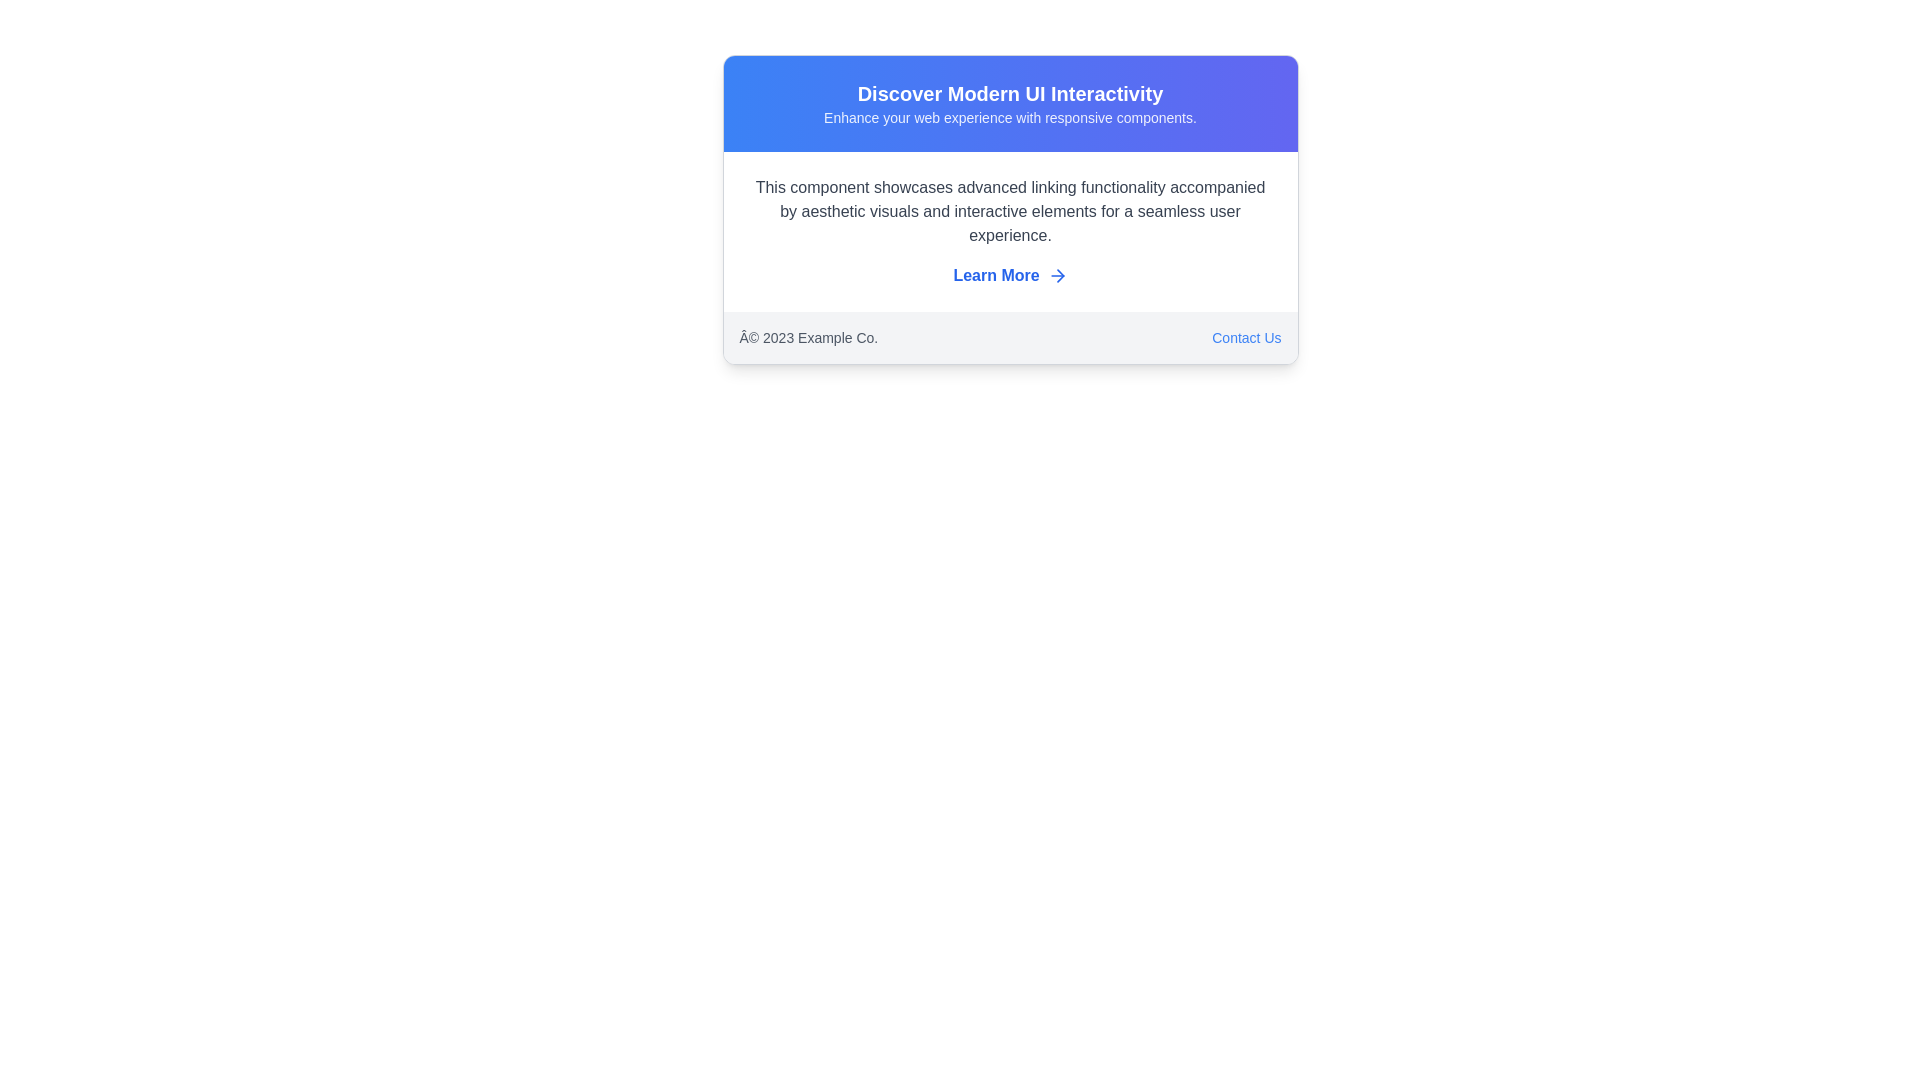 The image size is (1920, 1080). Describe the element at coordinates (1010, 104) in the screenshot. I see `the Informational banner titled 'Discover Modern UI Interactivity' which is located at the top of the section, characterized by its gradient background and centrally aligned white text` at that location.